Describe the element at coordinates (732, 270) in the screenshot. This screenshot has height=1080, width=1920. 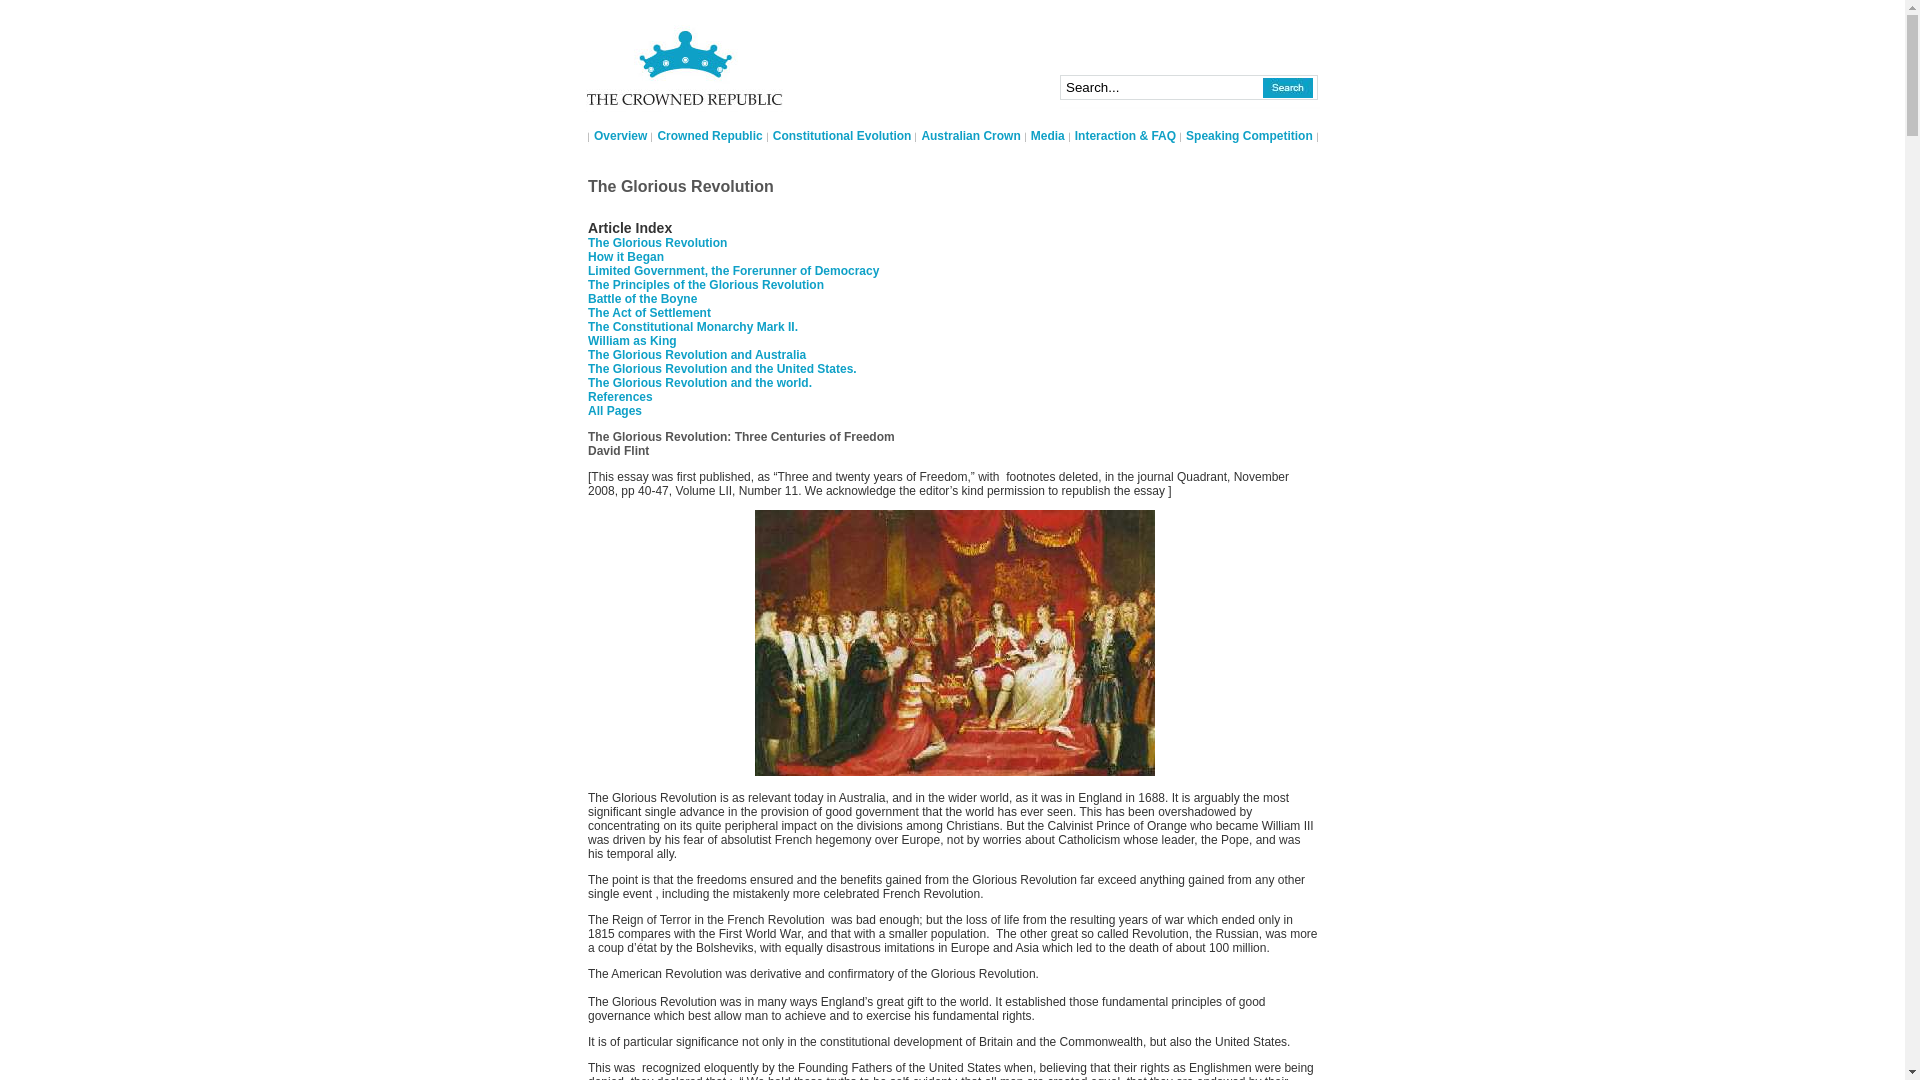
I see `'Limited Government, the Forerunner of Democracy'` at that location.